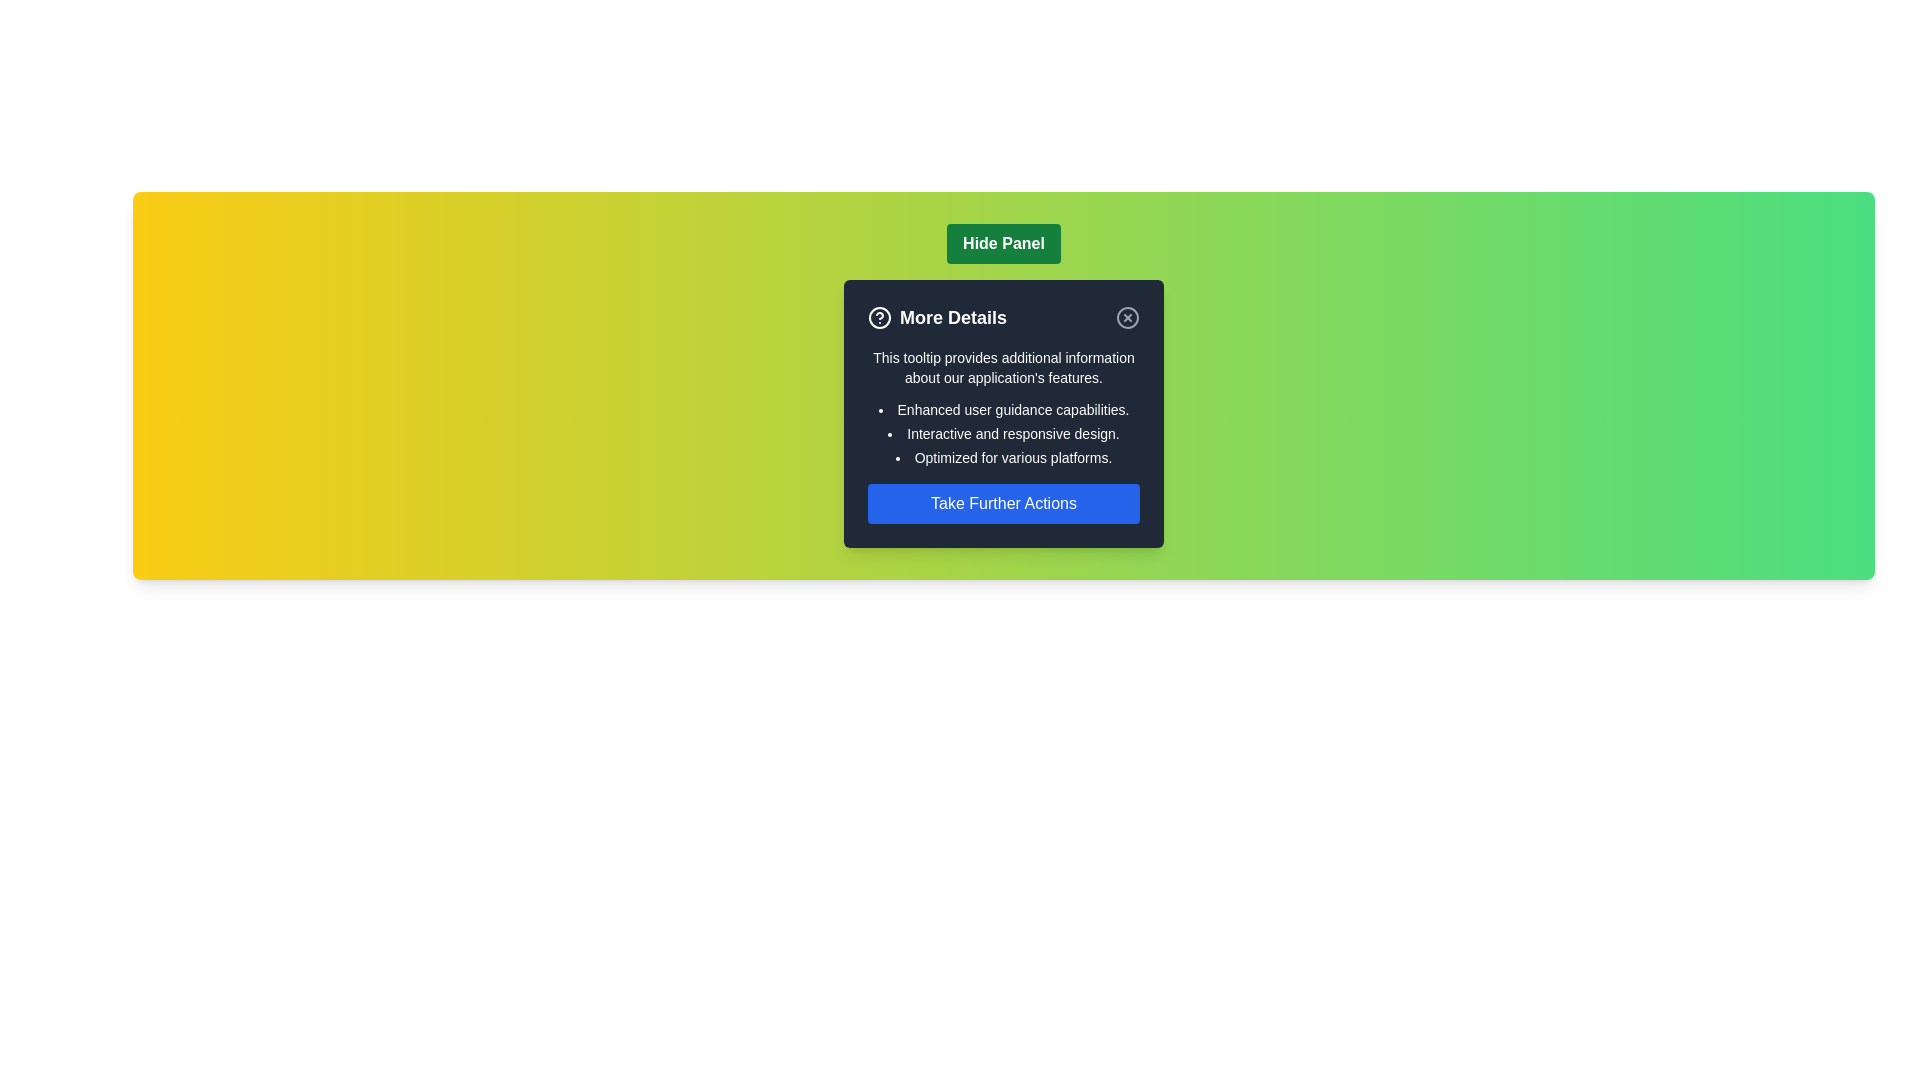 The height and width of the screenshot is (1080, 1920). I want to click on the Decorative SVG Circle located in the top-right corner of the 'More Details' modal, which enhances the close button's design, so click(1128, 316).